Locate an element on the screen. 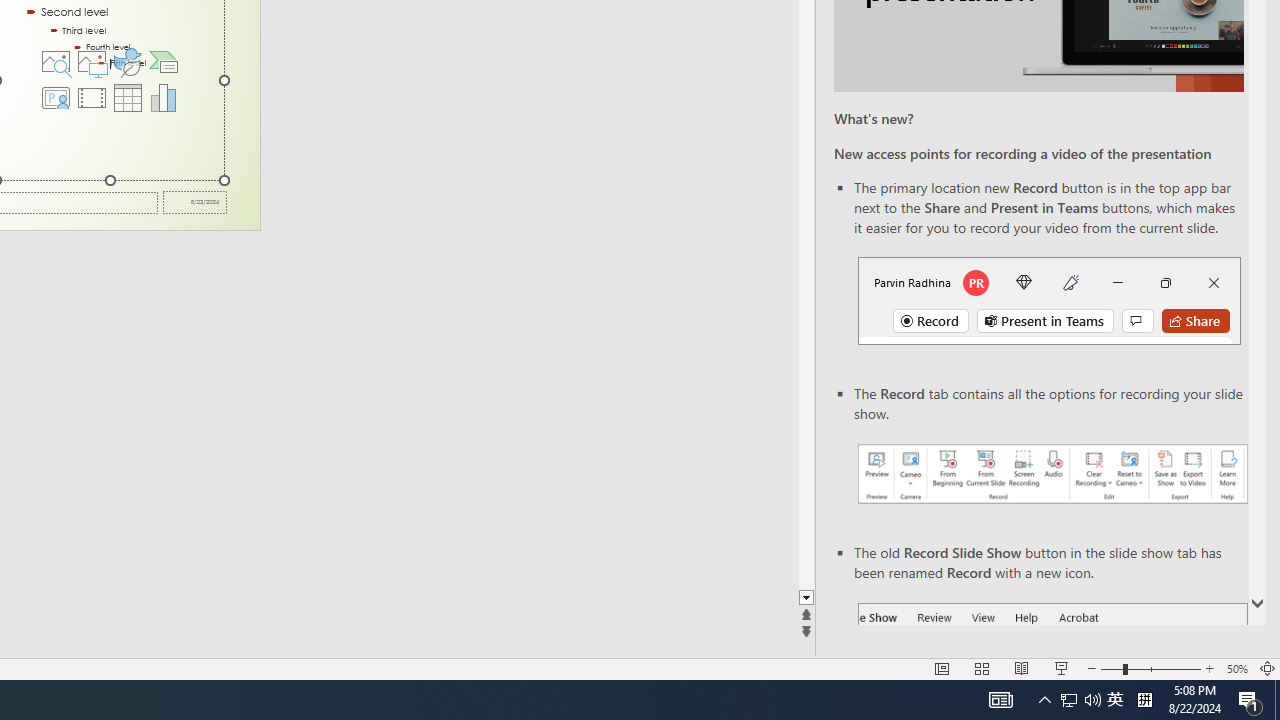  'Insert an Icon' is located at coordinates (127, 60).